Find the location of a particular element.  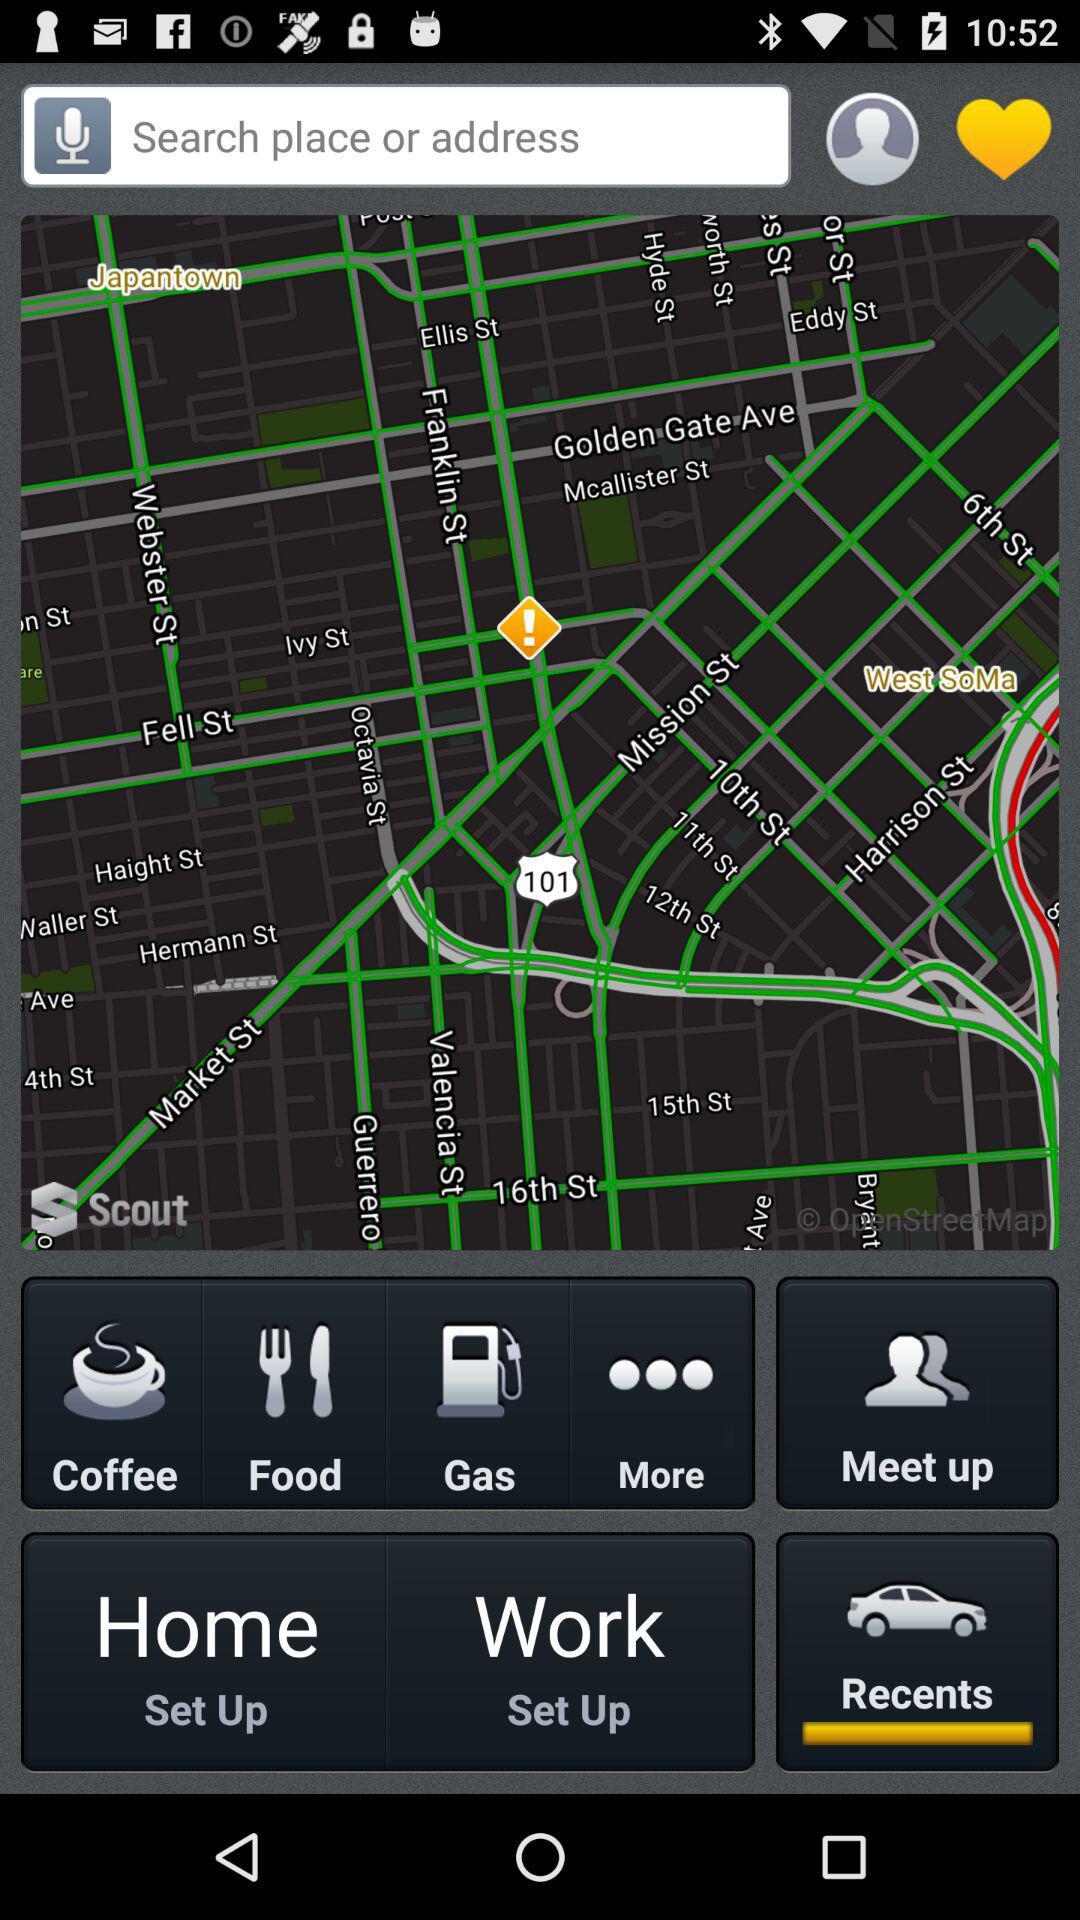

search page is located at coordinates (454, 134).